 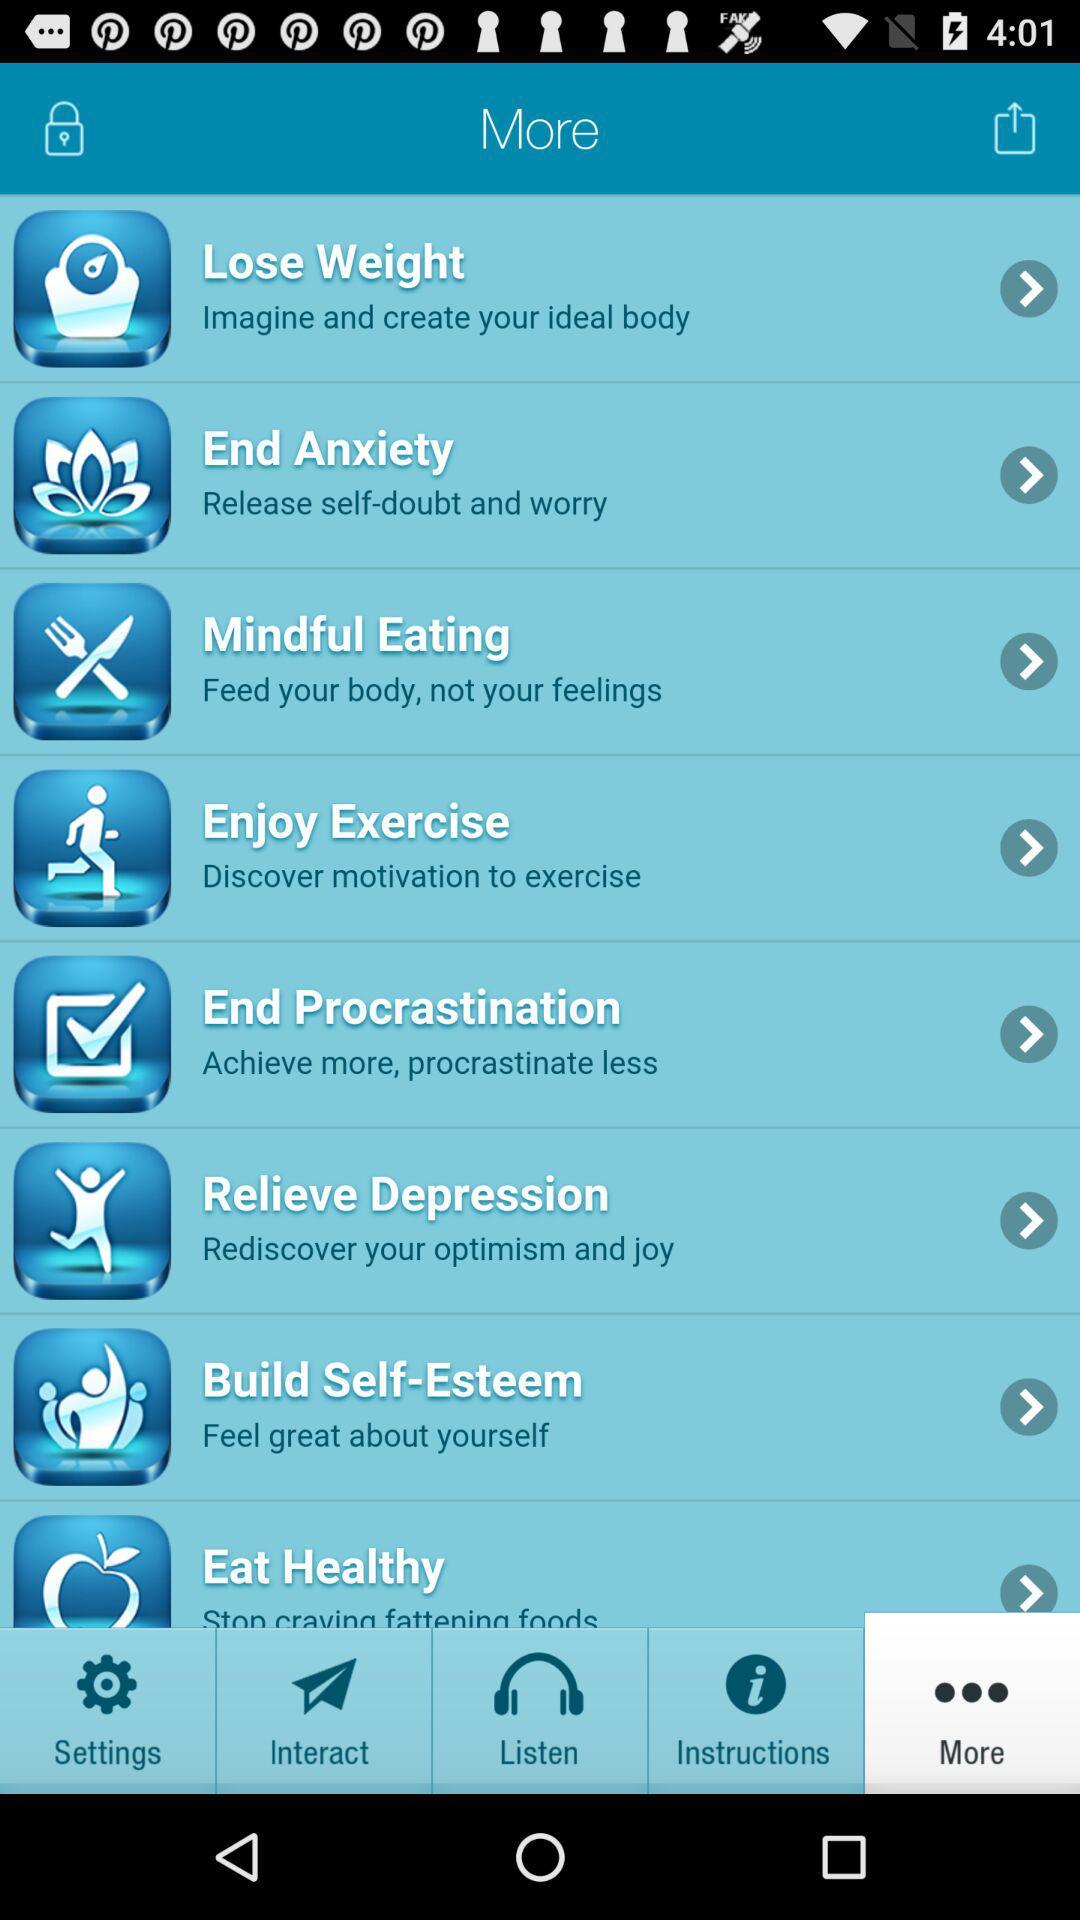 I want to click on open settings, so click(x=108, y=1701).